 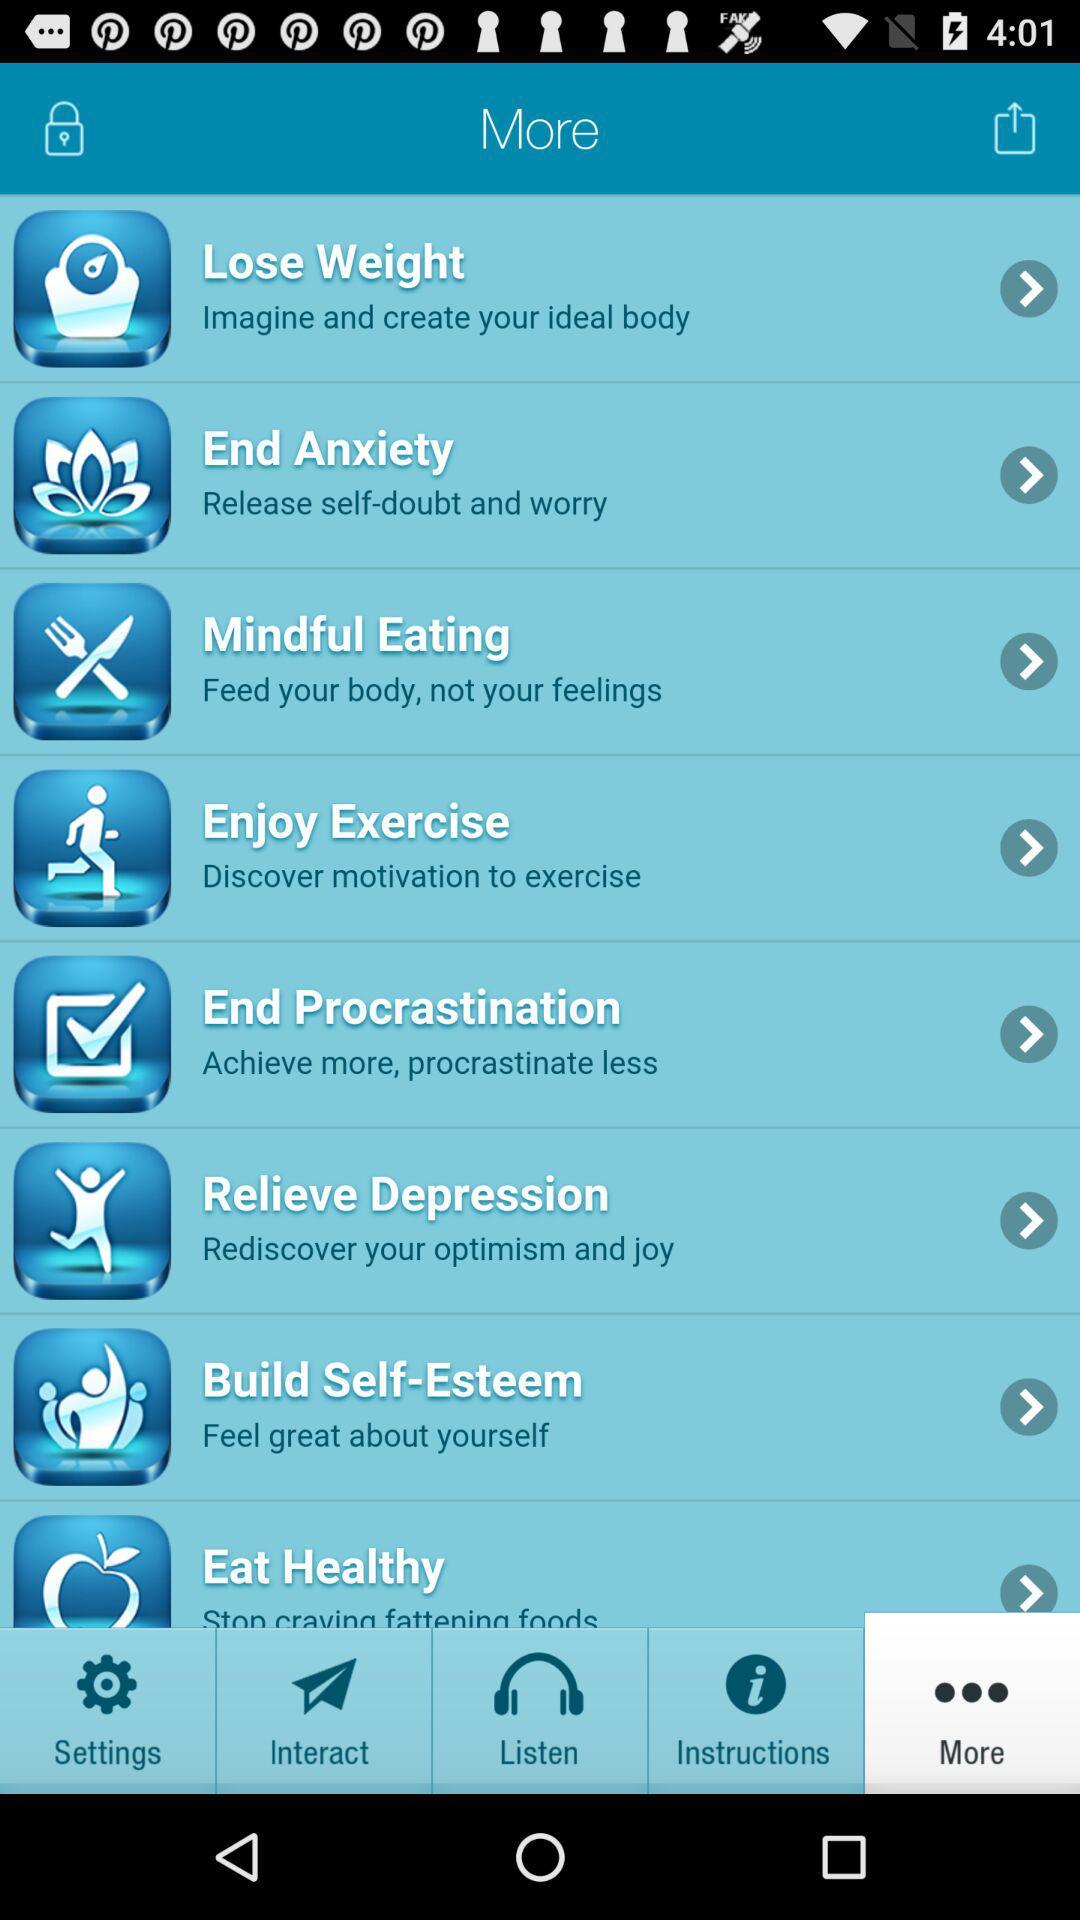 I want to click on open settings, so click(x=108, y=1701).